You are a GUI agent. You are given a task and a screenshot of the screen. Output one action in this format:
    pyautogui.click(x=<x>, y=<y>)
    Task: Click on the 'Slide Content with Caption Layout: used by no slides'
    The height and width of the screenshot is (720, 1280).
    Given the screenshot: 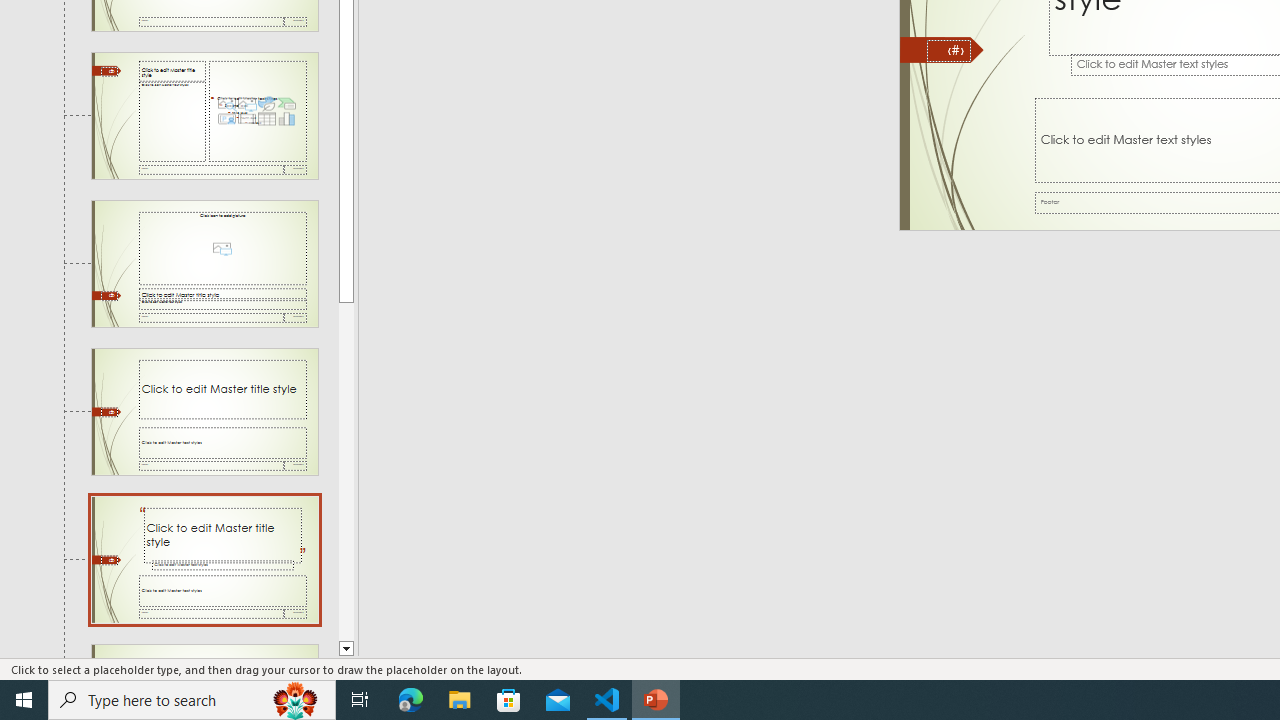 What is the action you would take?
    pyautogui.click(x=204, y=116)
    